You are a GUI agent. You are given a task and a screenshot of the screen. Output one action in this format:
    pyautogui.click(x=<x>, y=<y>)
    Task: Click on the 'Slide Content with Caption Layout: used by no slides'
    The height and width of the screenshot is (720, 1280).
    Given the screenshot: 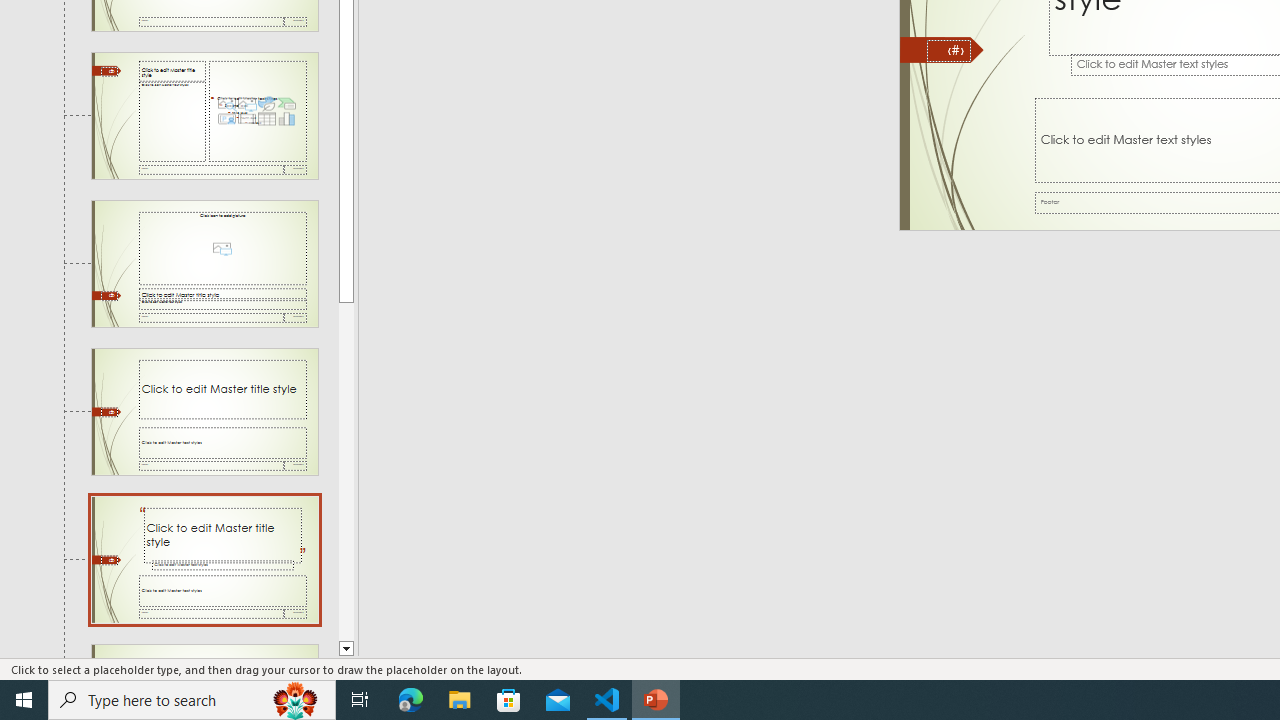 What is the action you would take?
    pyautogui.click(x=204, y=116)
    